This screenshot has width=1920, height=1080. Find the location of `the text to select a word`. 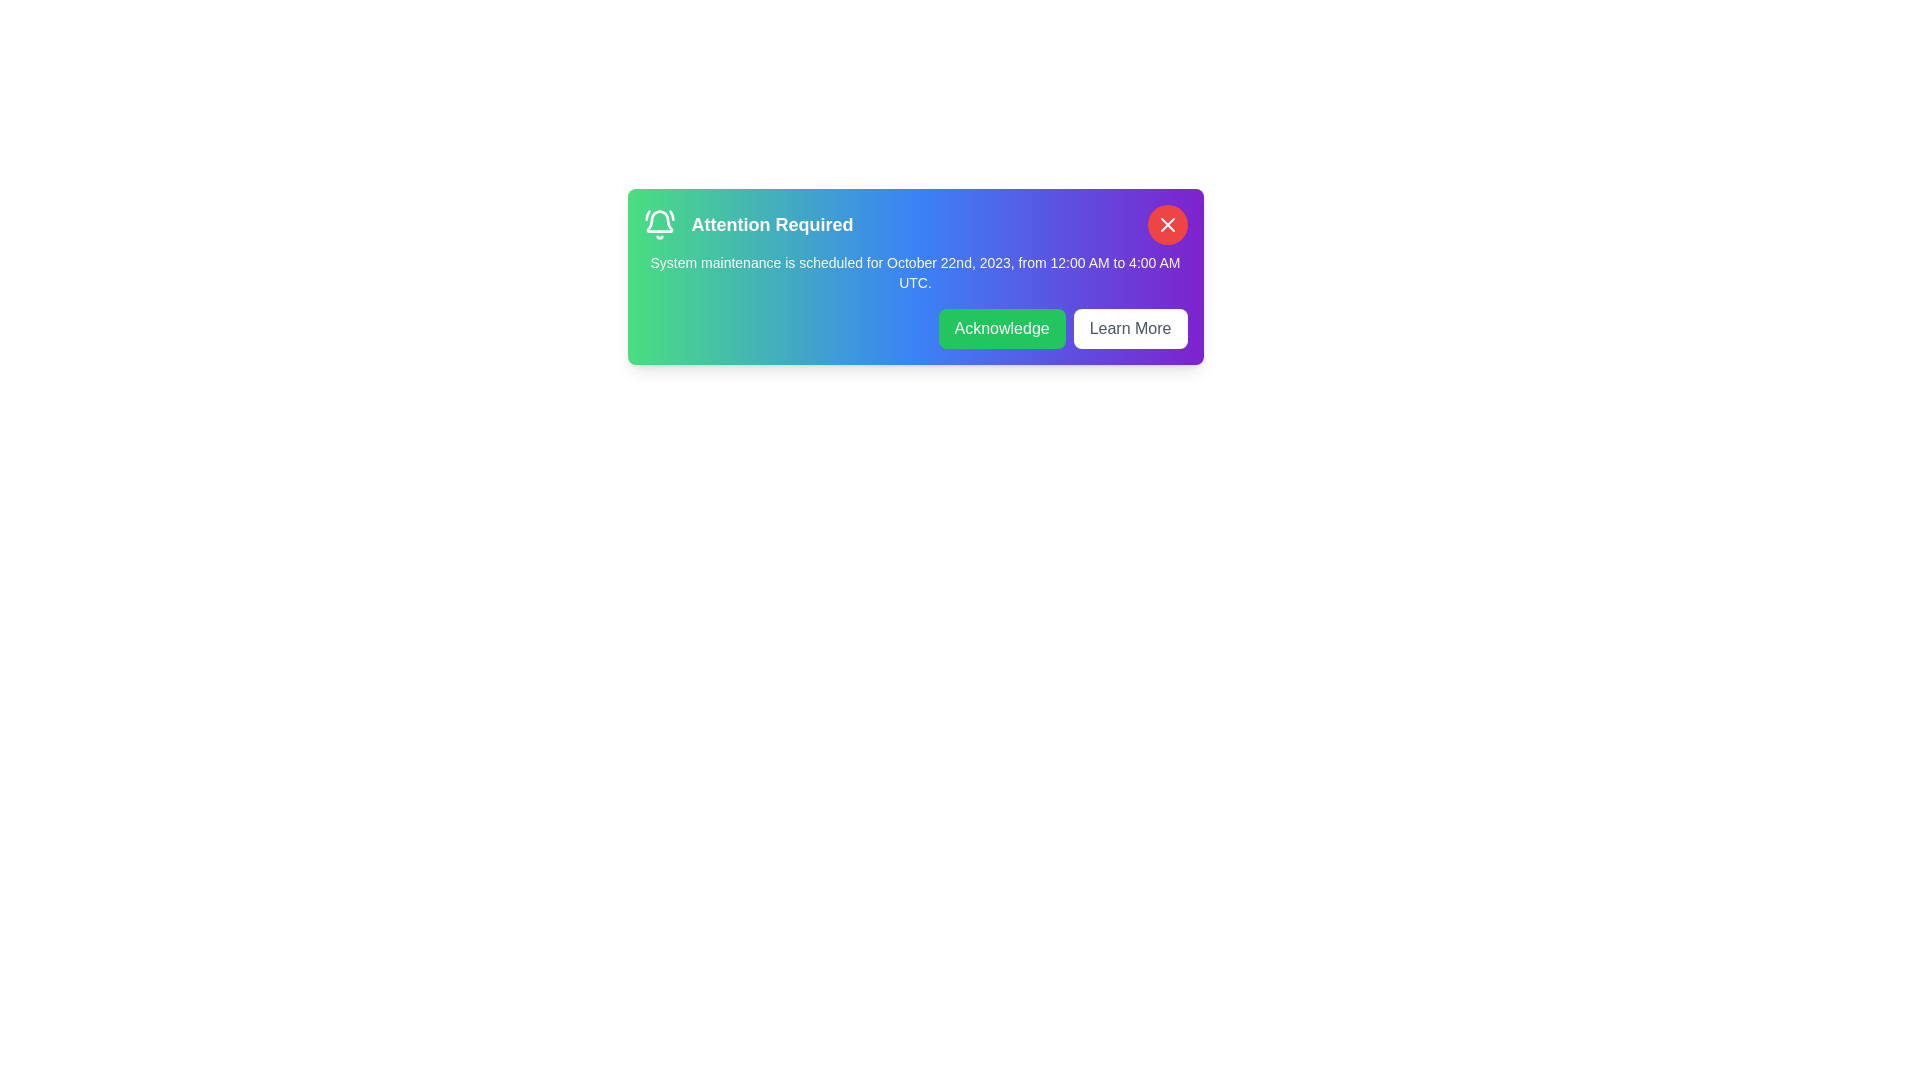

the text to select a word is located at coordinates (914, 273).